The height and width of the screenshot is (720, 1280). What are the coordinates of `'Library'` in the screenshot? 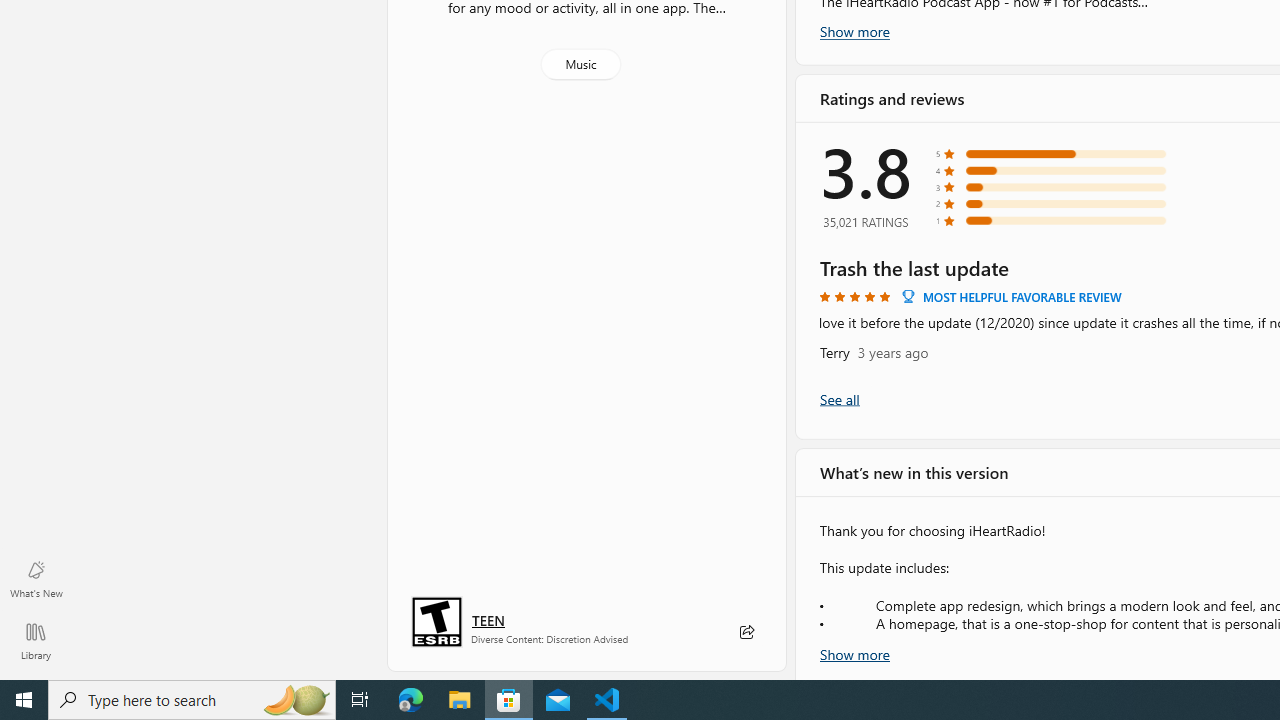 It's located at (35, 640).